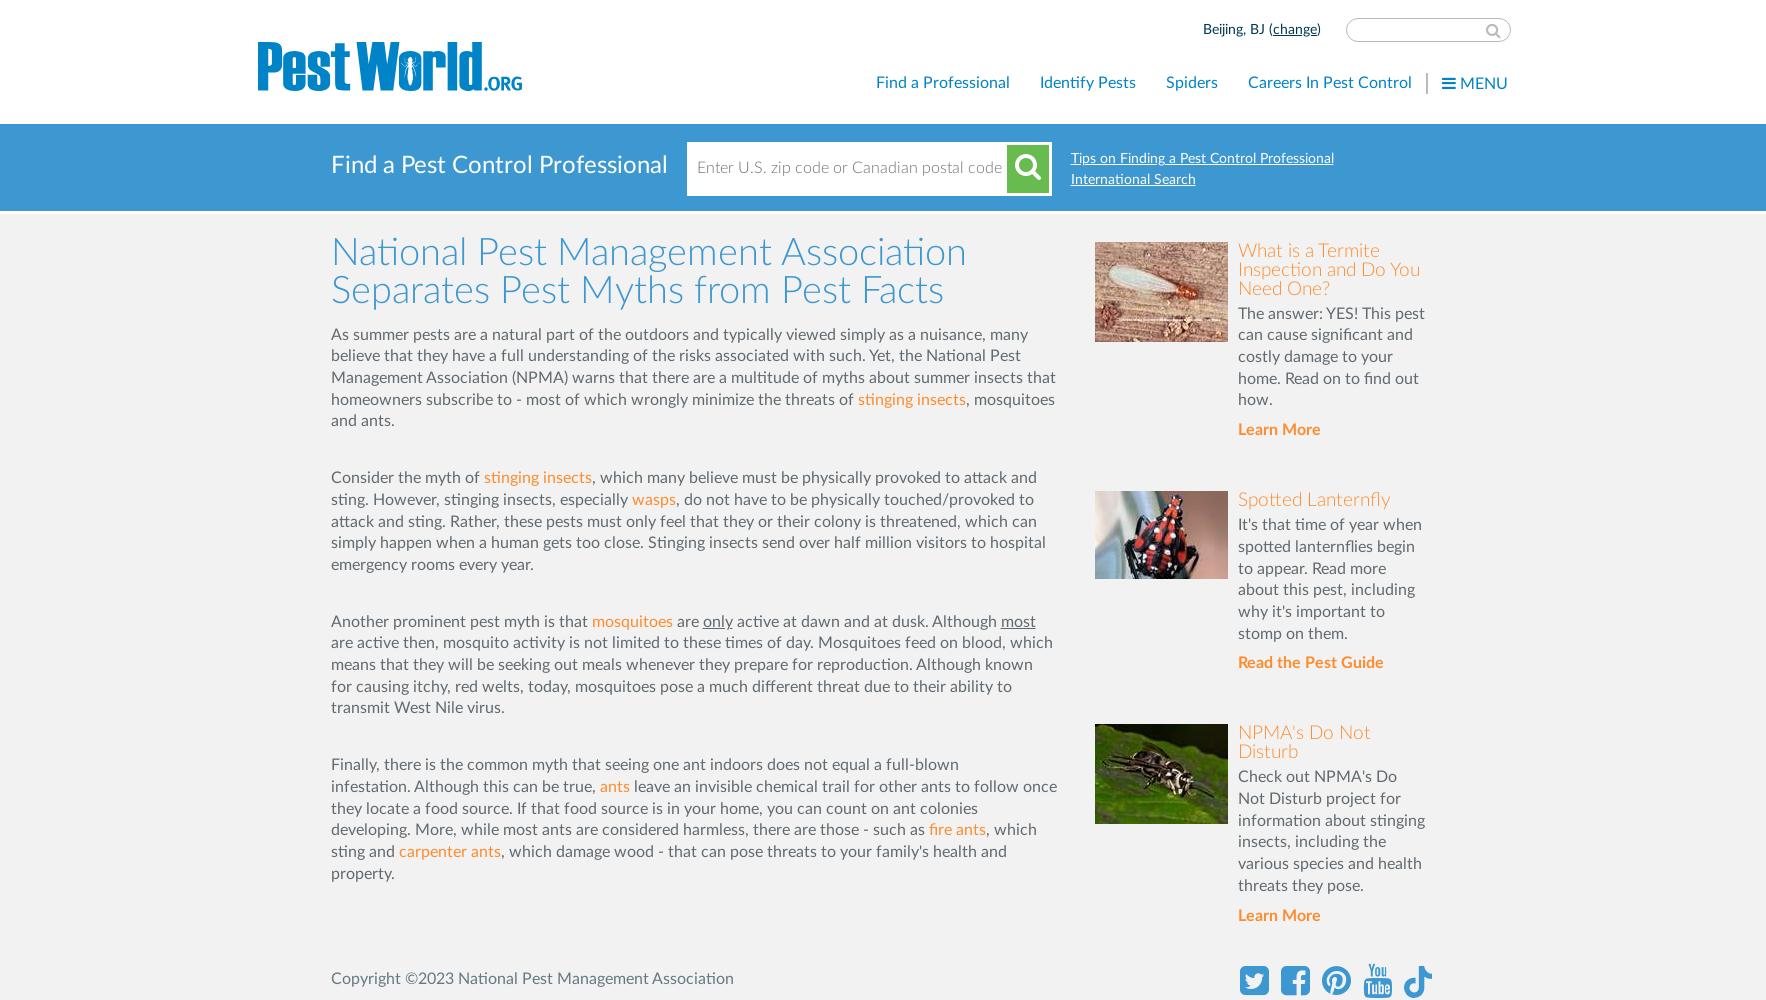 The width and height of the screenshot is (1766, 1000). Describe the element at coordinates (1328, 578) in the screenshot. I see `'It's that time of year when spotted lanternflies begin to appear. Read more about this pest, including why it's important to stomp on them.'` at that location.